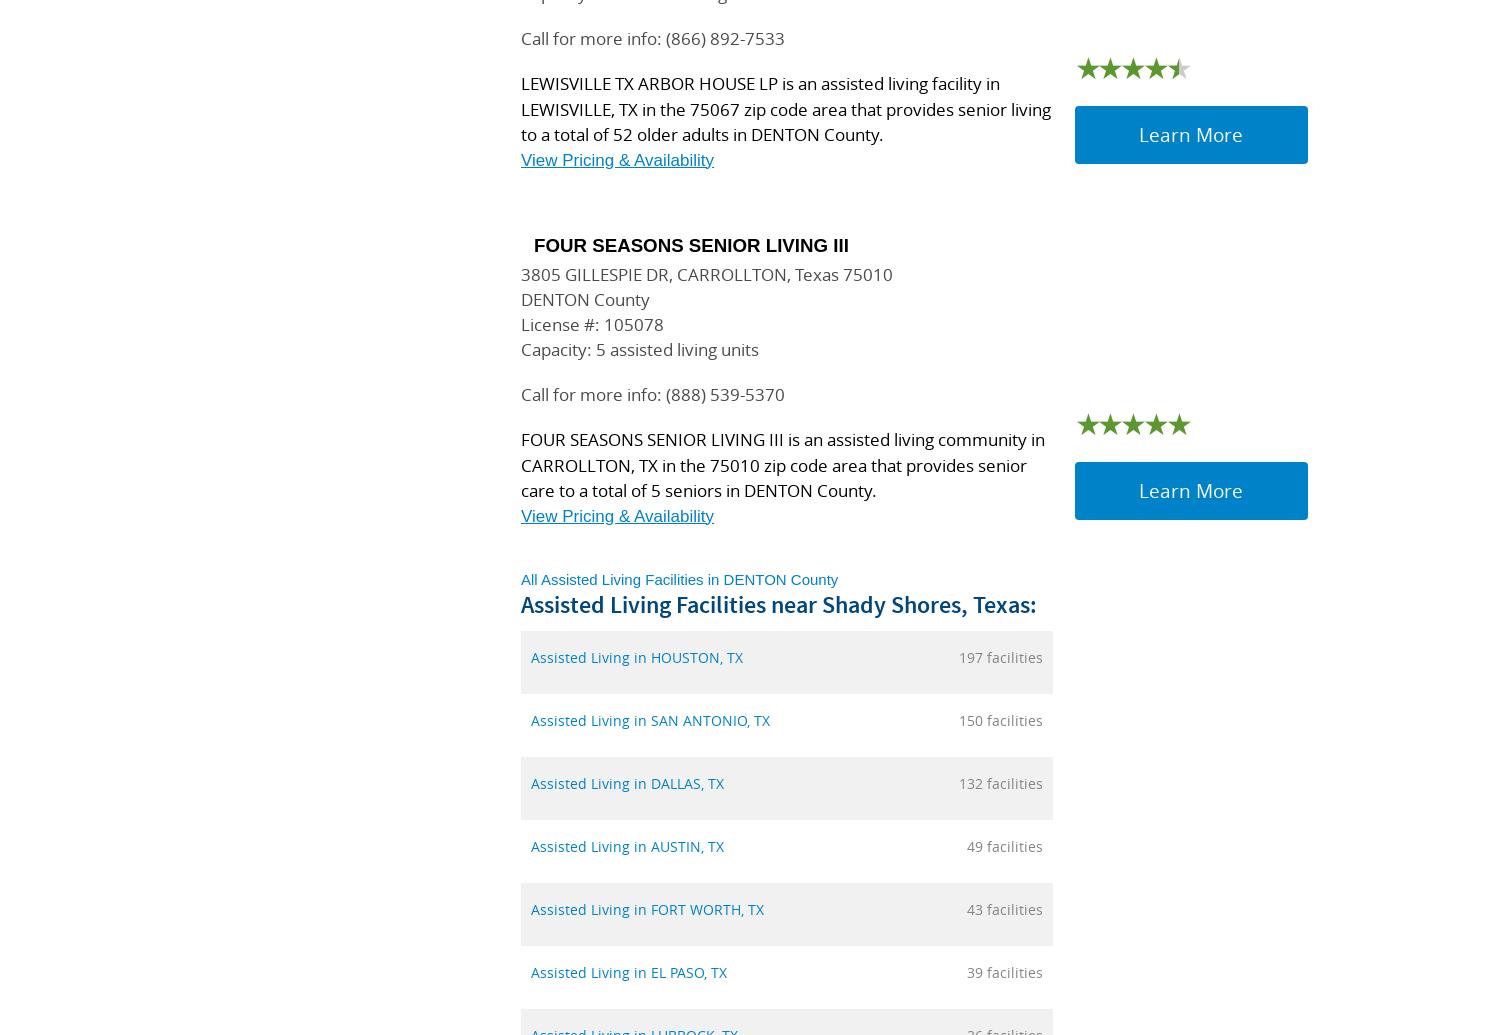 This screenshot has width=1500, height=1035. What do you see at coordinates (628, 971) in the screenshot?
I see `'Assisted Living in EL PASO, TX'` at bounding box center [628, 971].